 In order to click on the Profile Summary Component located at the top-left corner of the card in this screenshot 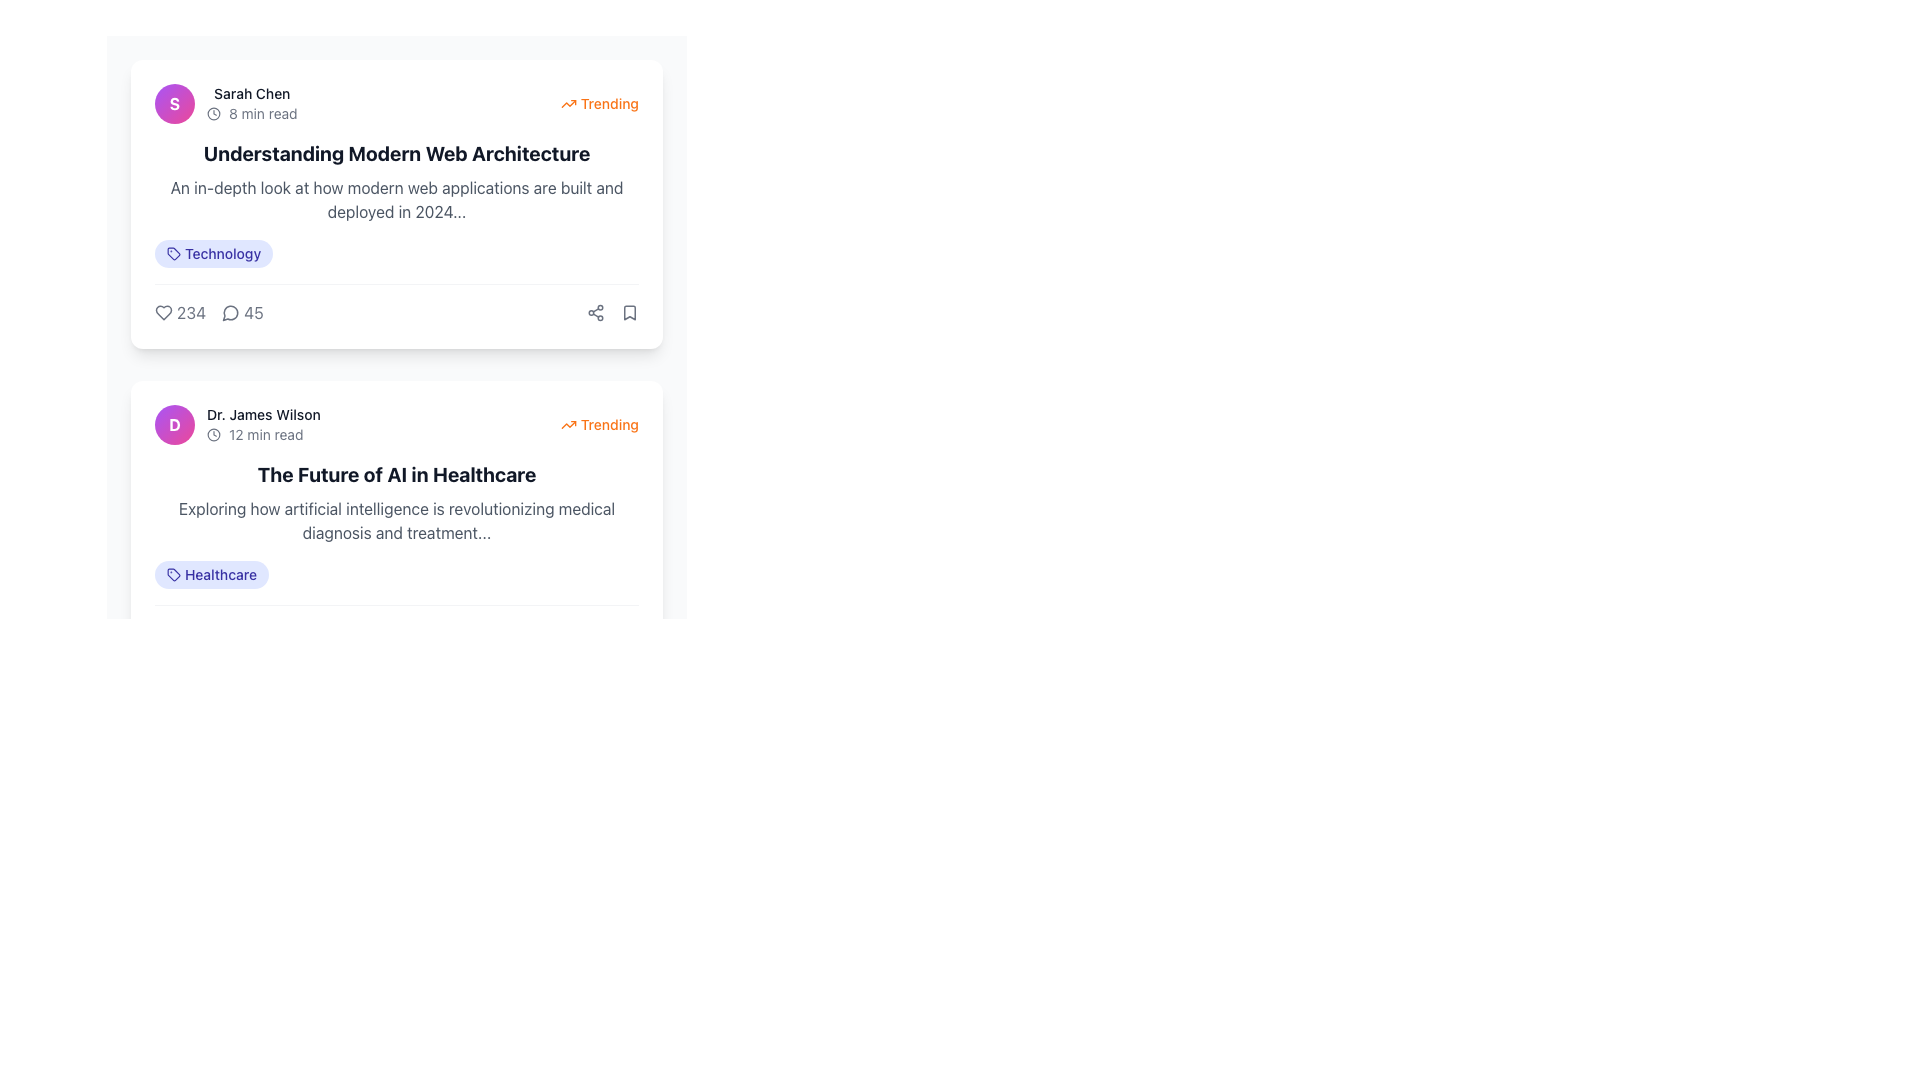, I will do `click(226, 104)`.